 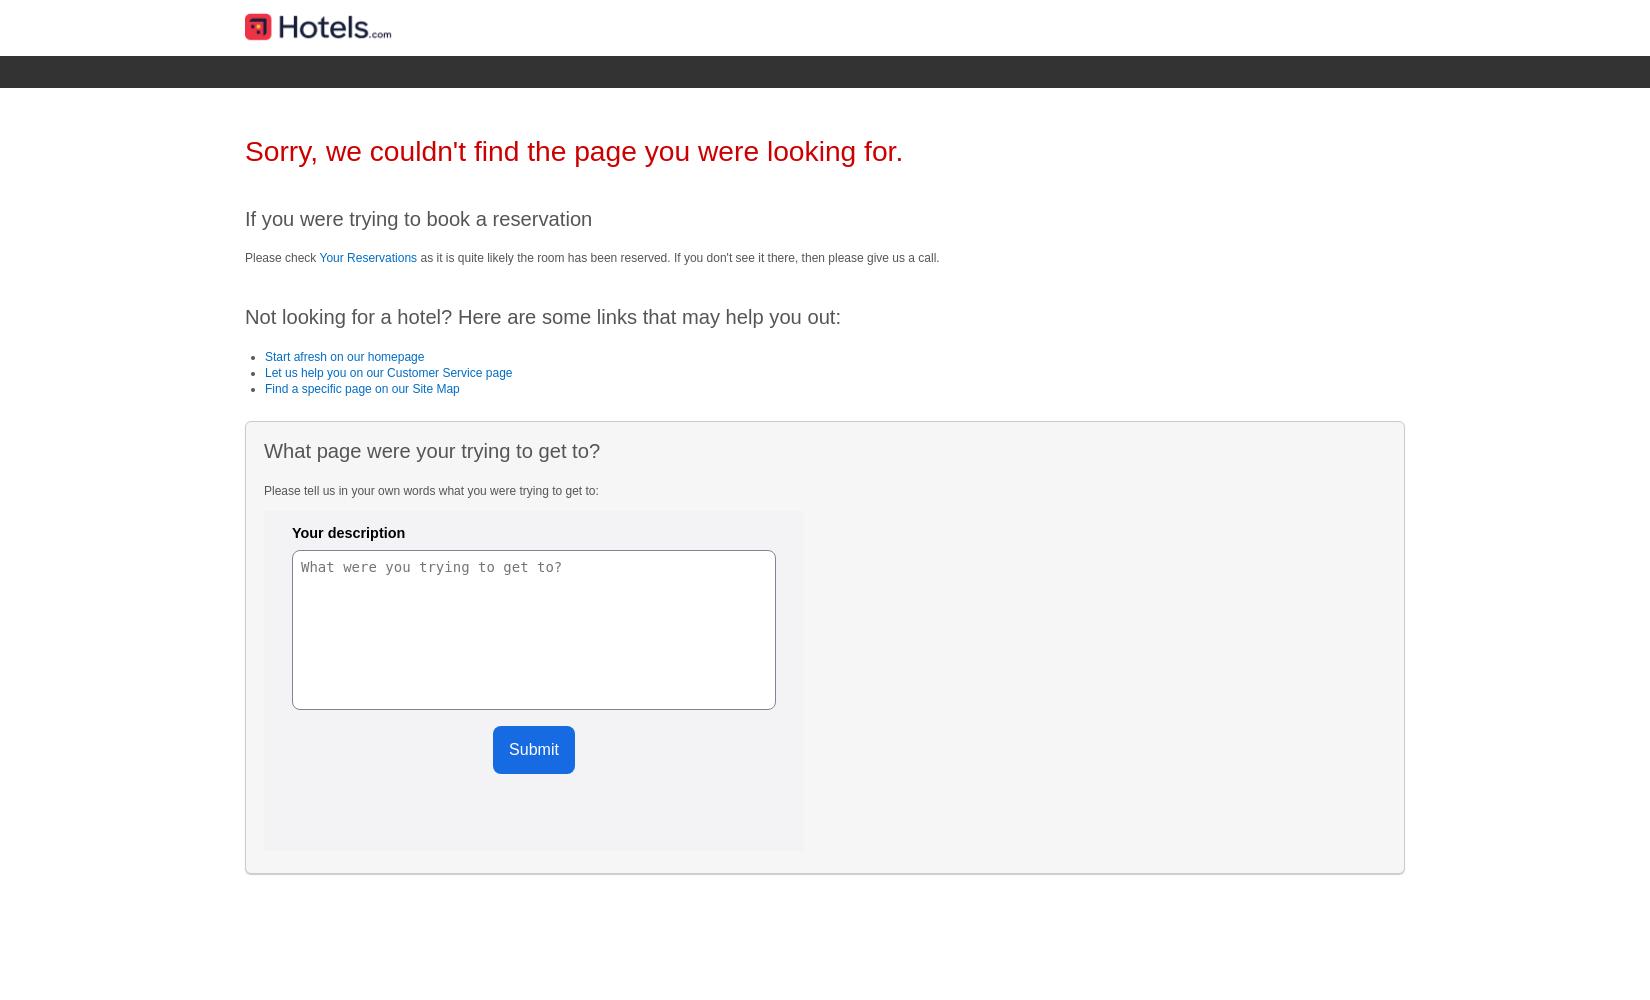 I want to click on 'If you were trying to book a reservation', so click(x=245, y=217).